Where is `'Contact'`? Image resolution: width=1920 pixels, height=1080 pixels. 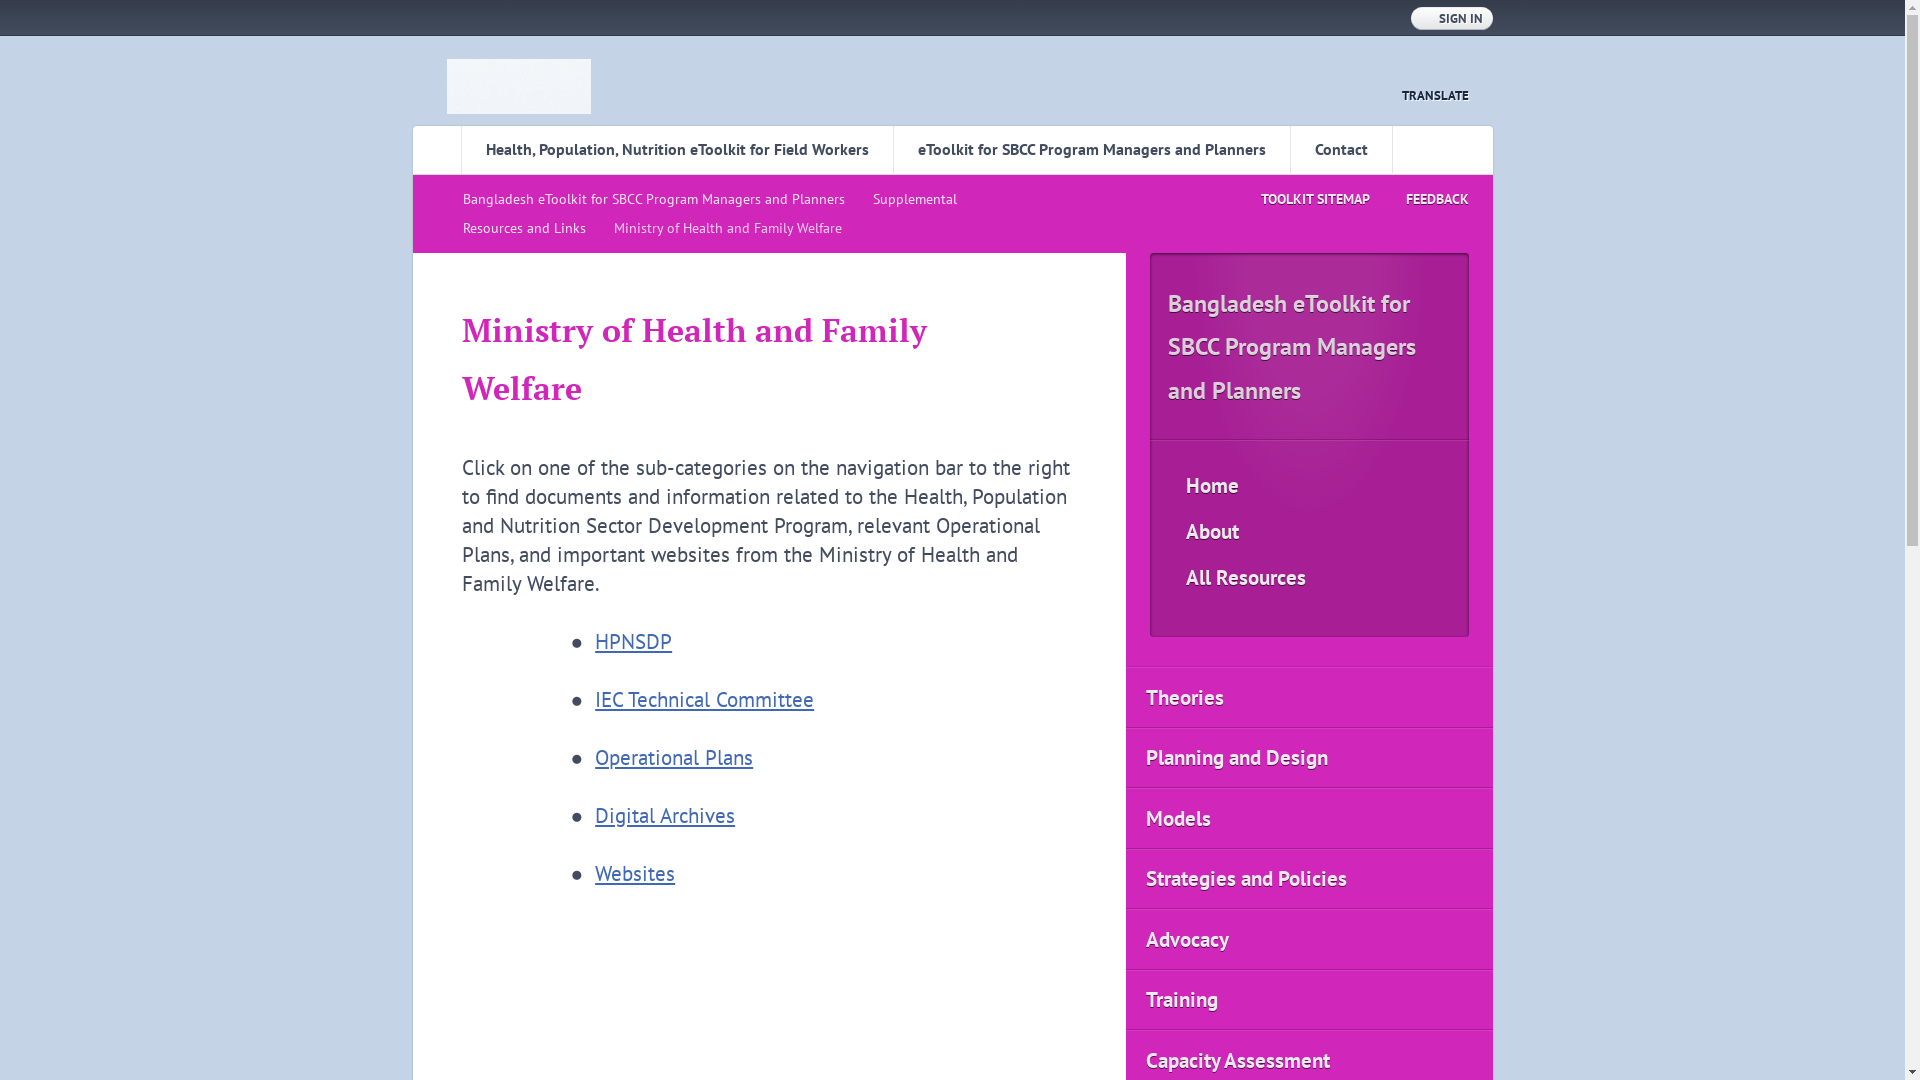 'Contact' is located at coordinates (1341, 148).